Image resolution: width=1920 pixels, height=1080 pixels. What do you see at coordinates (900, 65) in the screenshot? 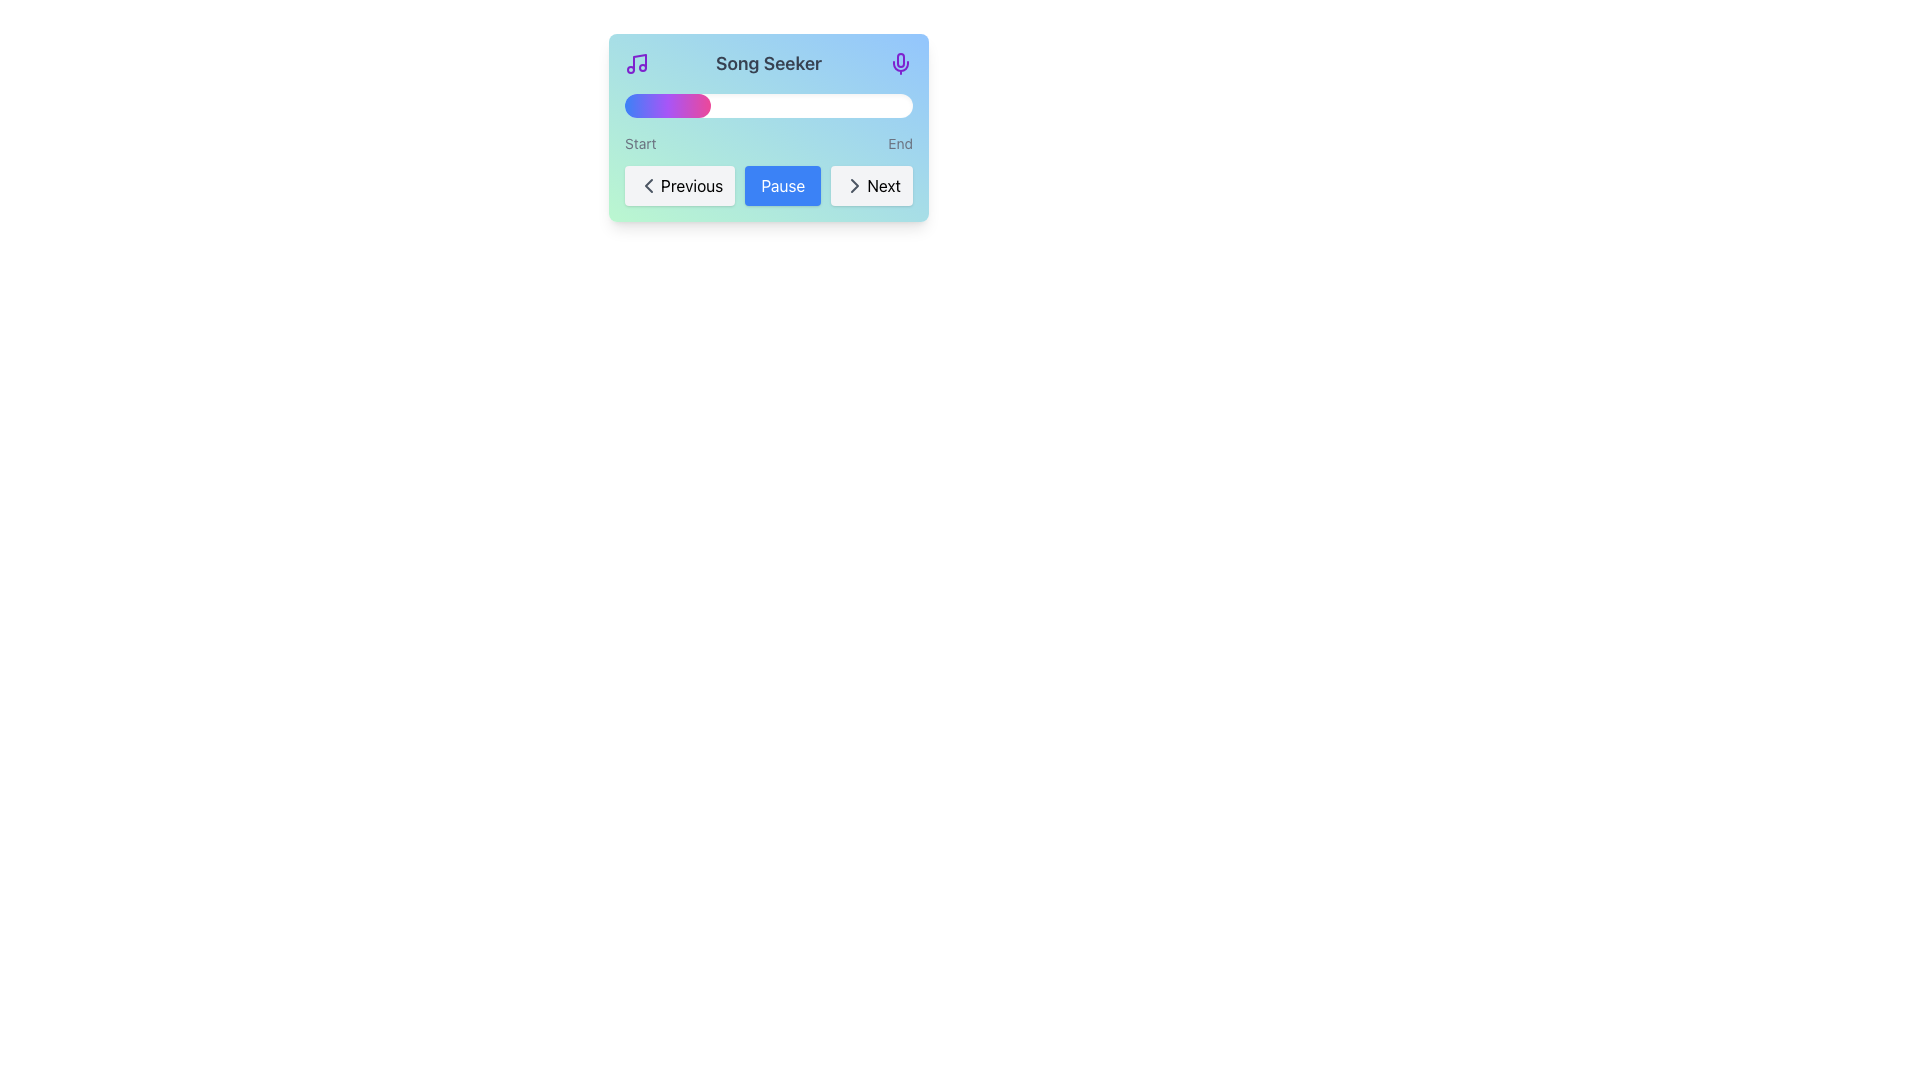
I see `the purple curved line element resembling a microphone located at the top-right corner of the music player interface` at bounding box center [900, 65].